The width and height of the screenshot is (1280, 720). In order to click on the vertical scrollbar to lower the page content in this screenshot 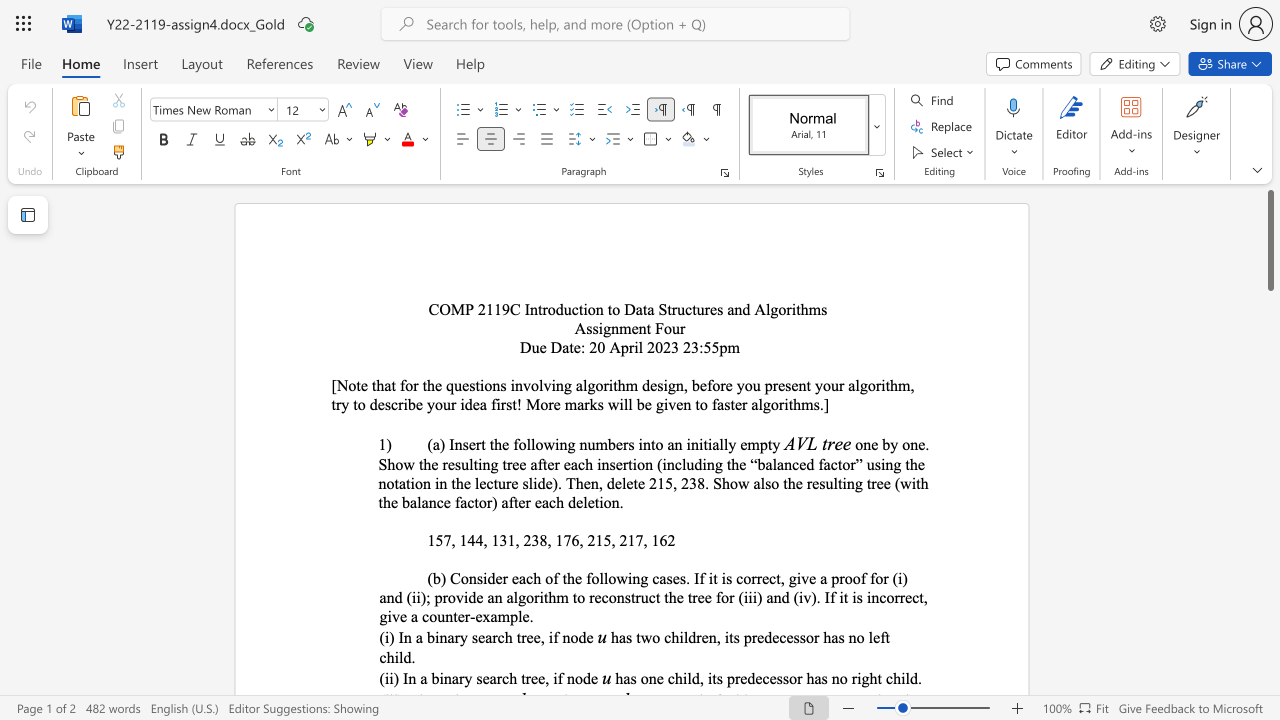, I will do `click(1269, 418)`.